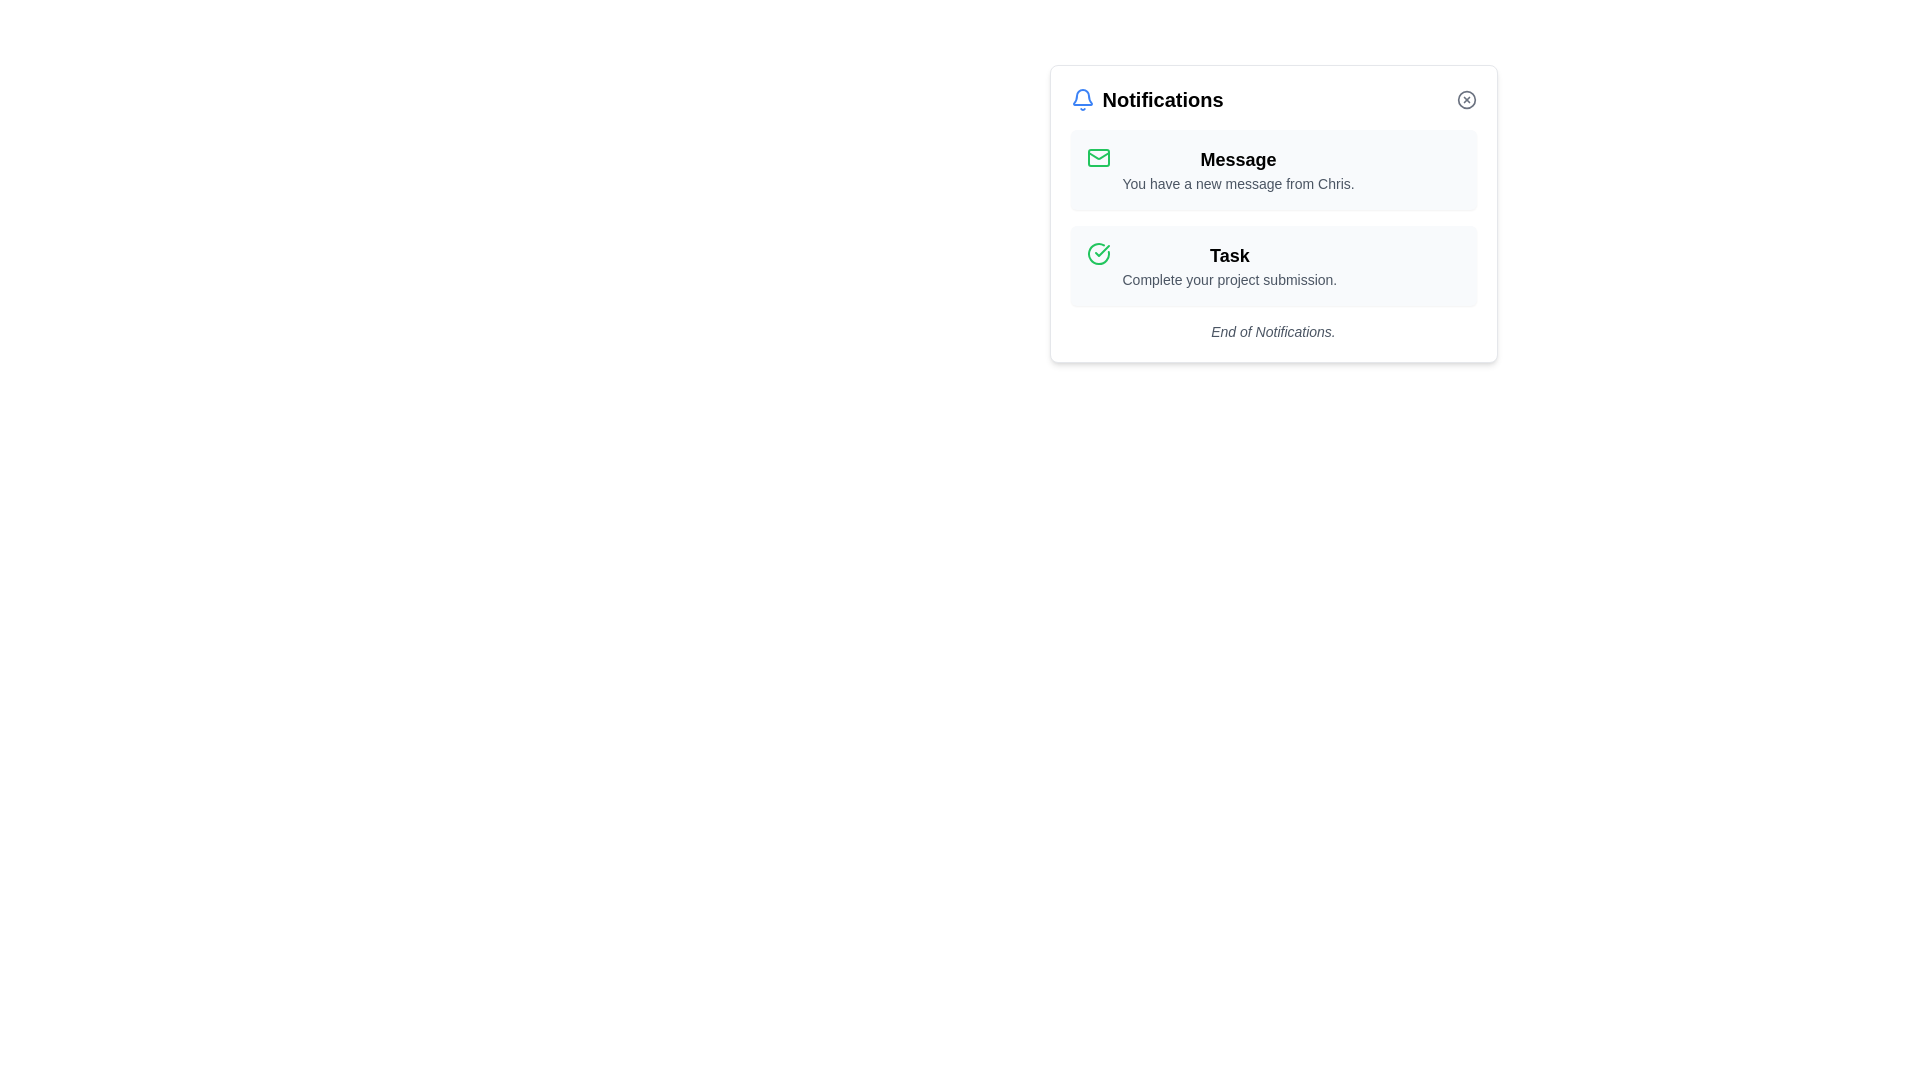  Describe the element at coordinates (1272, 330) in the screenshot. I see `the static informational text that serves as a separator or end marker, located at the bottom of the notification area, right below the two main notification items` at that location.